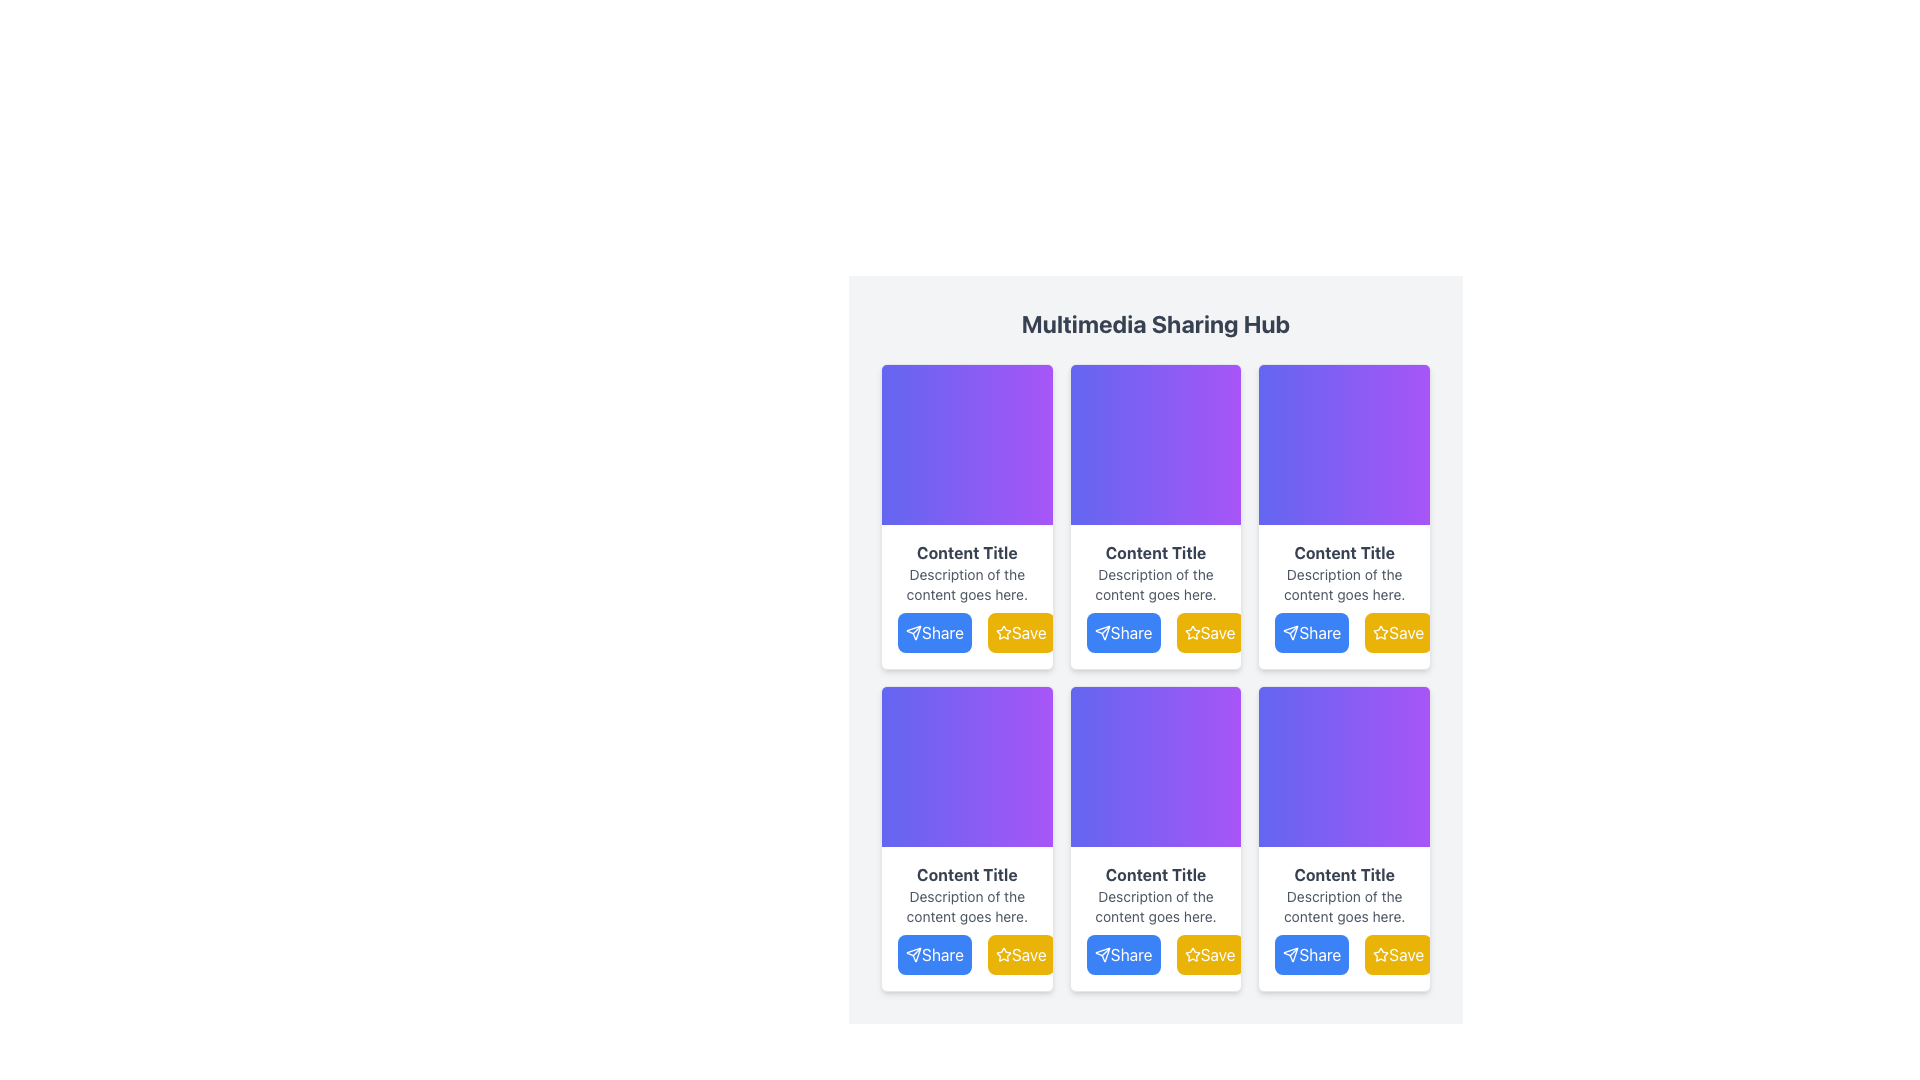 The width and height of the screenshot is (1920, 1080). I want to click on the card component located in the first row, third column of the grid layout, so click(1344, 515).